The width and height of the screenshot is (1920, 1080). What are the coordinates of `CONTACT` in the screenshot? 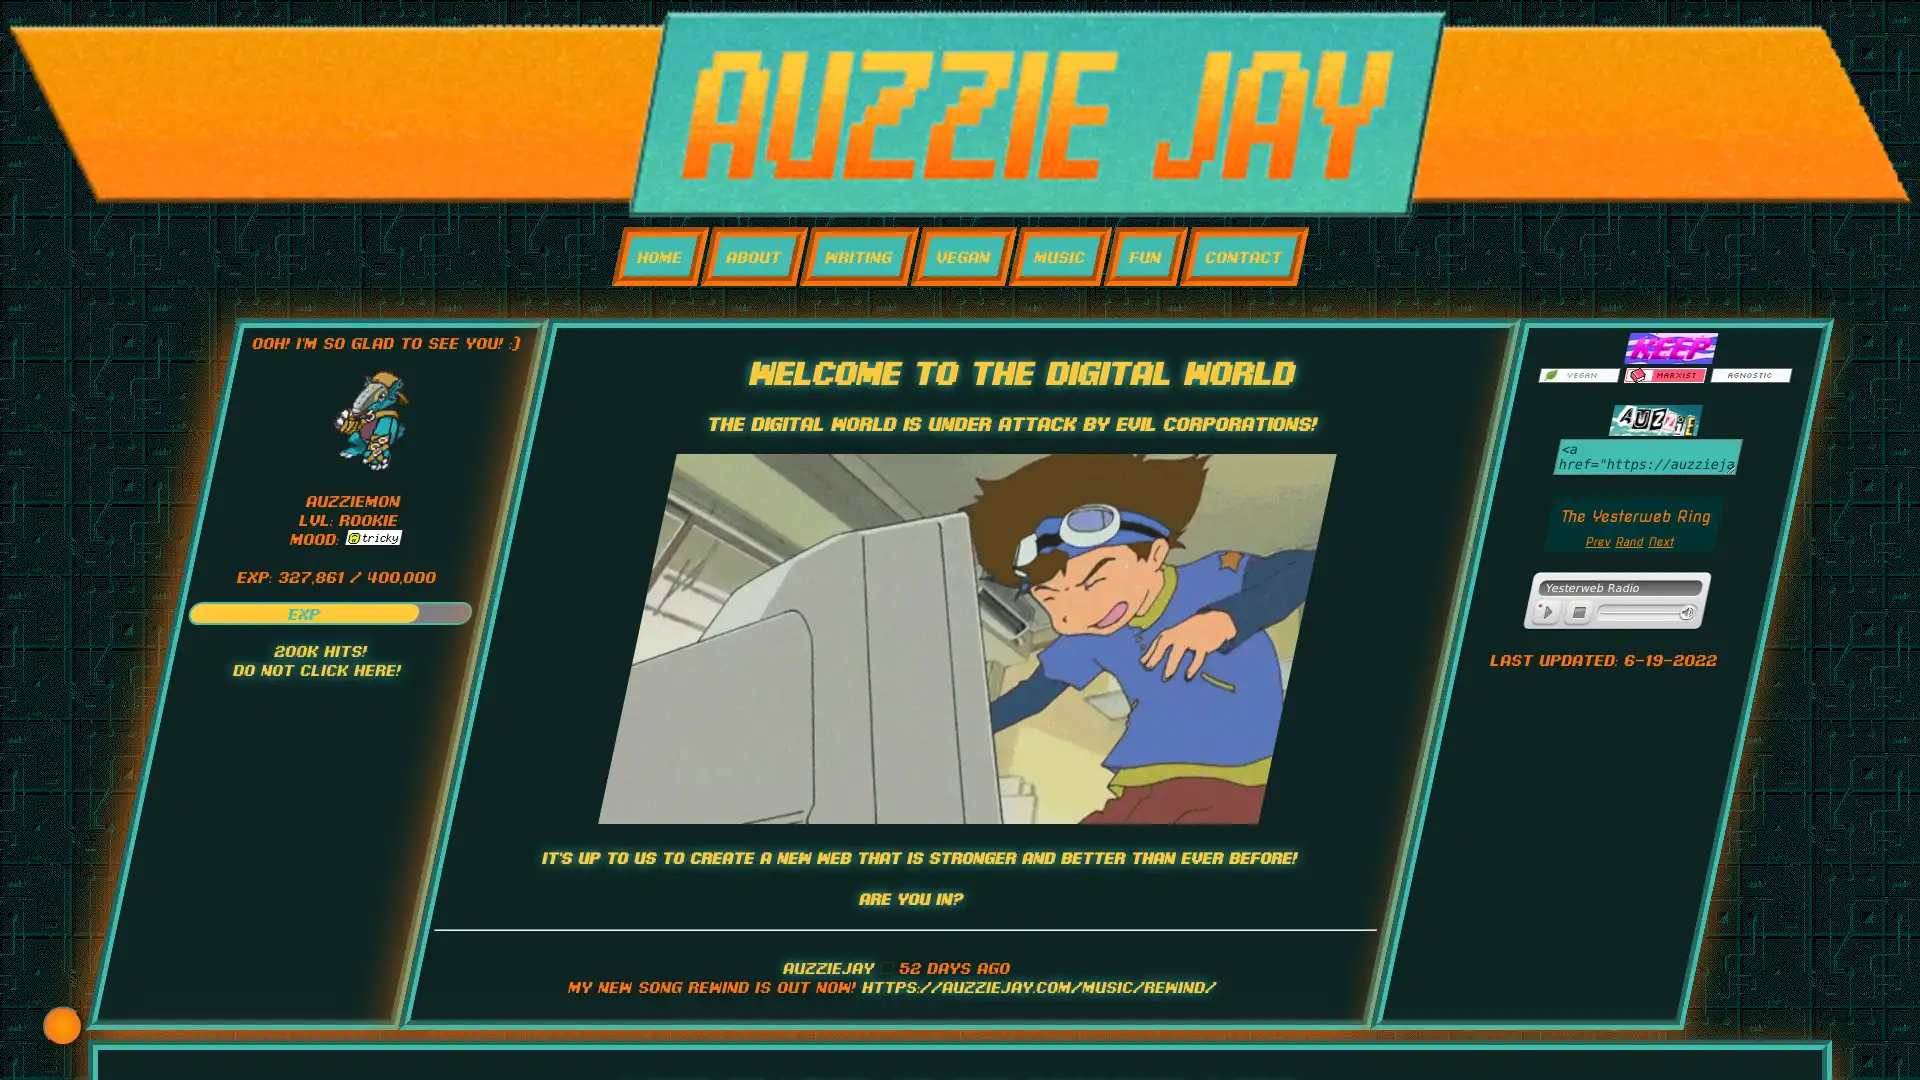 It's located at (1242, 255).